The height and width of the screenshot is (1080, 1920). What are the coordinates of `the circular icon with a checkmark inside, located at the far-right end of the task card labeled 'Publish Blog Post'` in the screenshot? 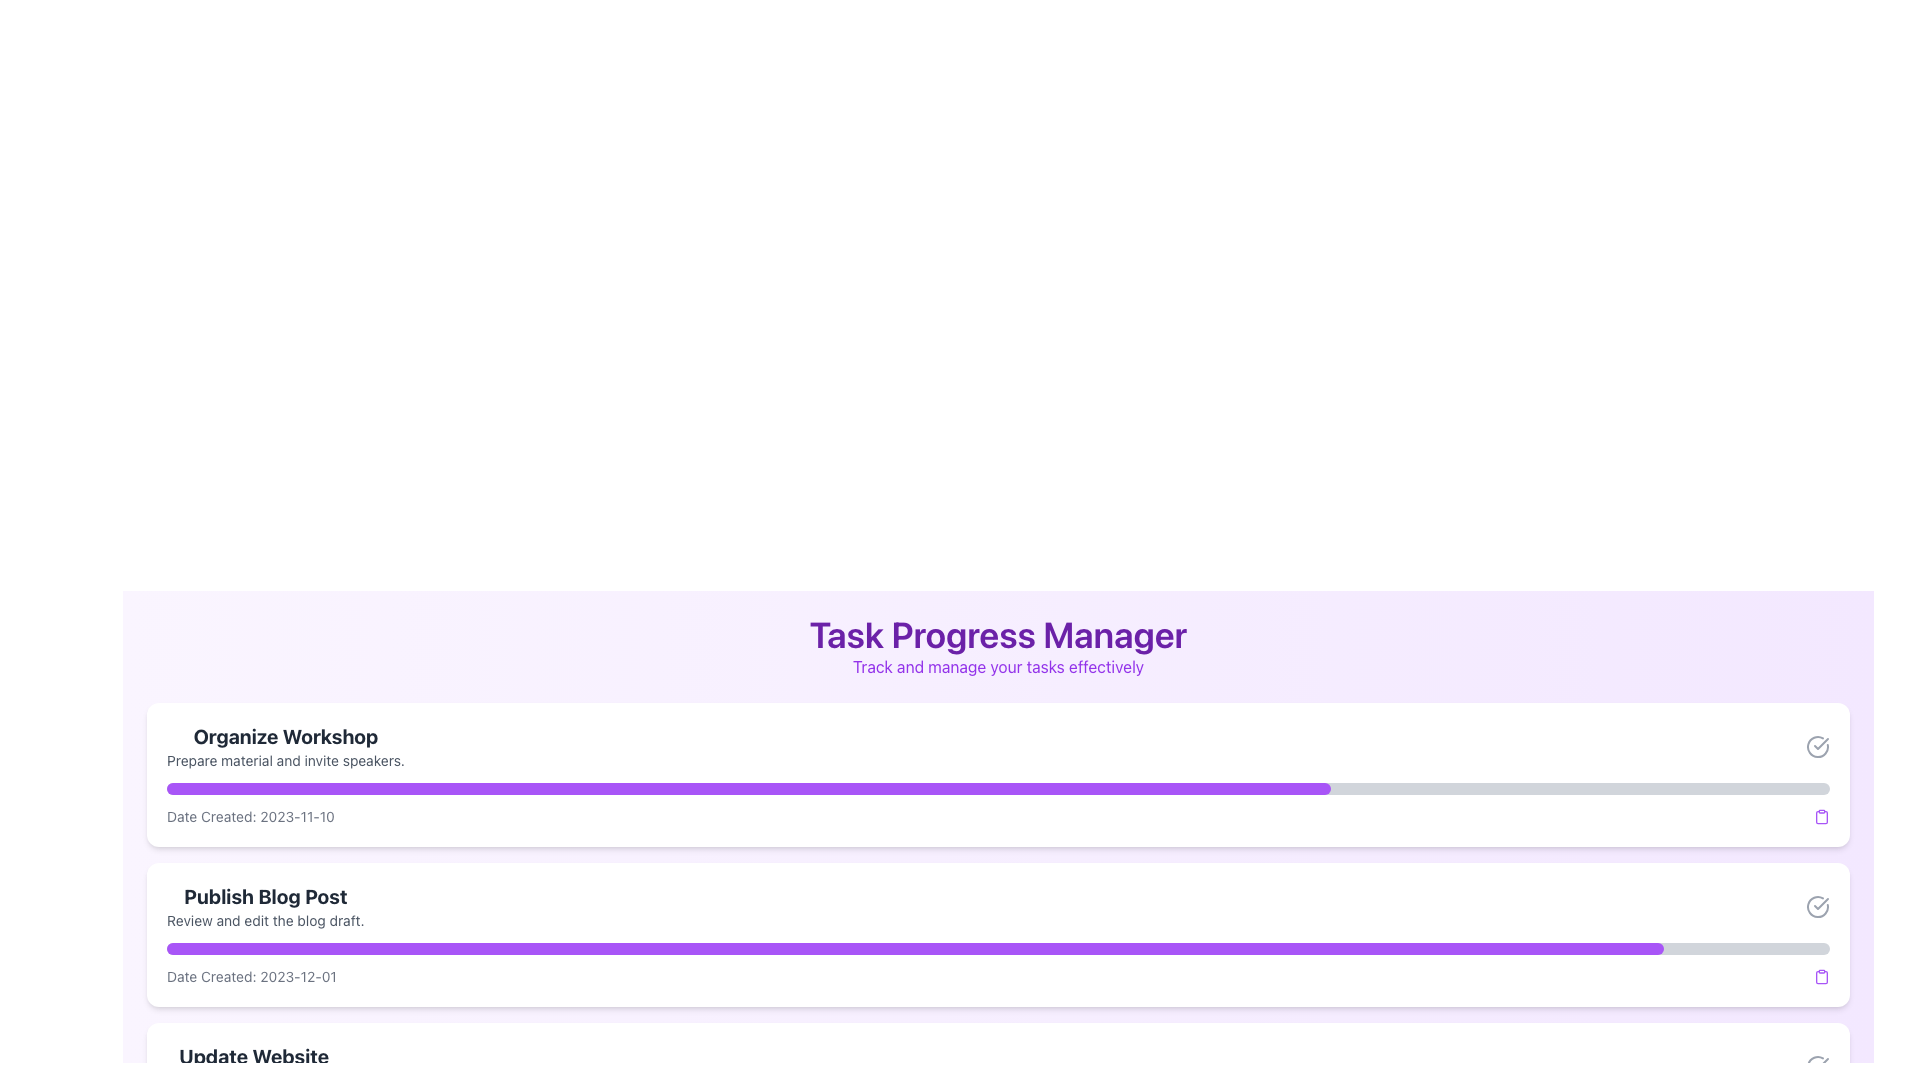 It's located at (1818, 906).